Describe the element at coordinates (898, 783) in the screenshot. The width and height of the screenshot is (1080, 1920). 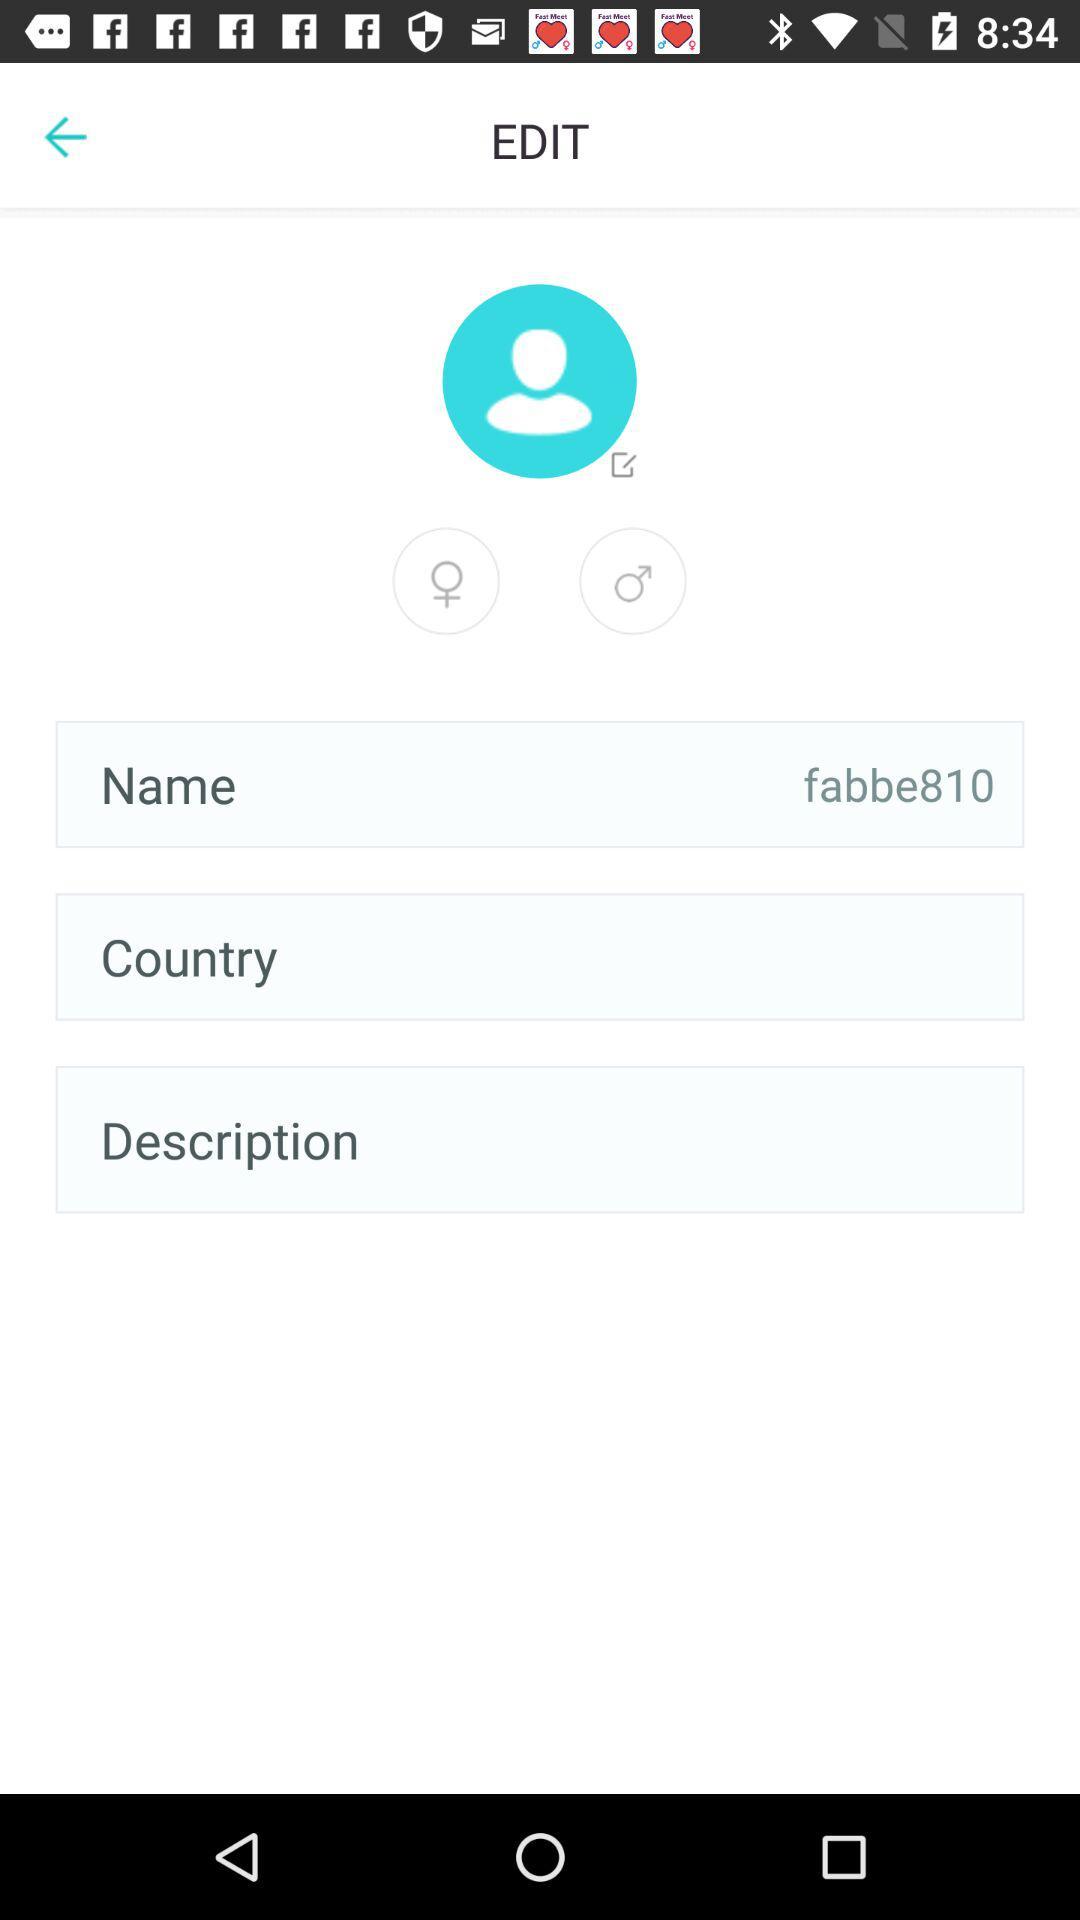
I see `icon to the right of name item` at that location.